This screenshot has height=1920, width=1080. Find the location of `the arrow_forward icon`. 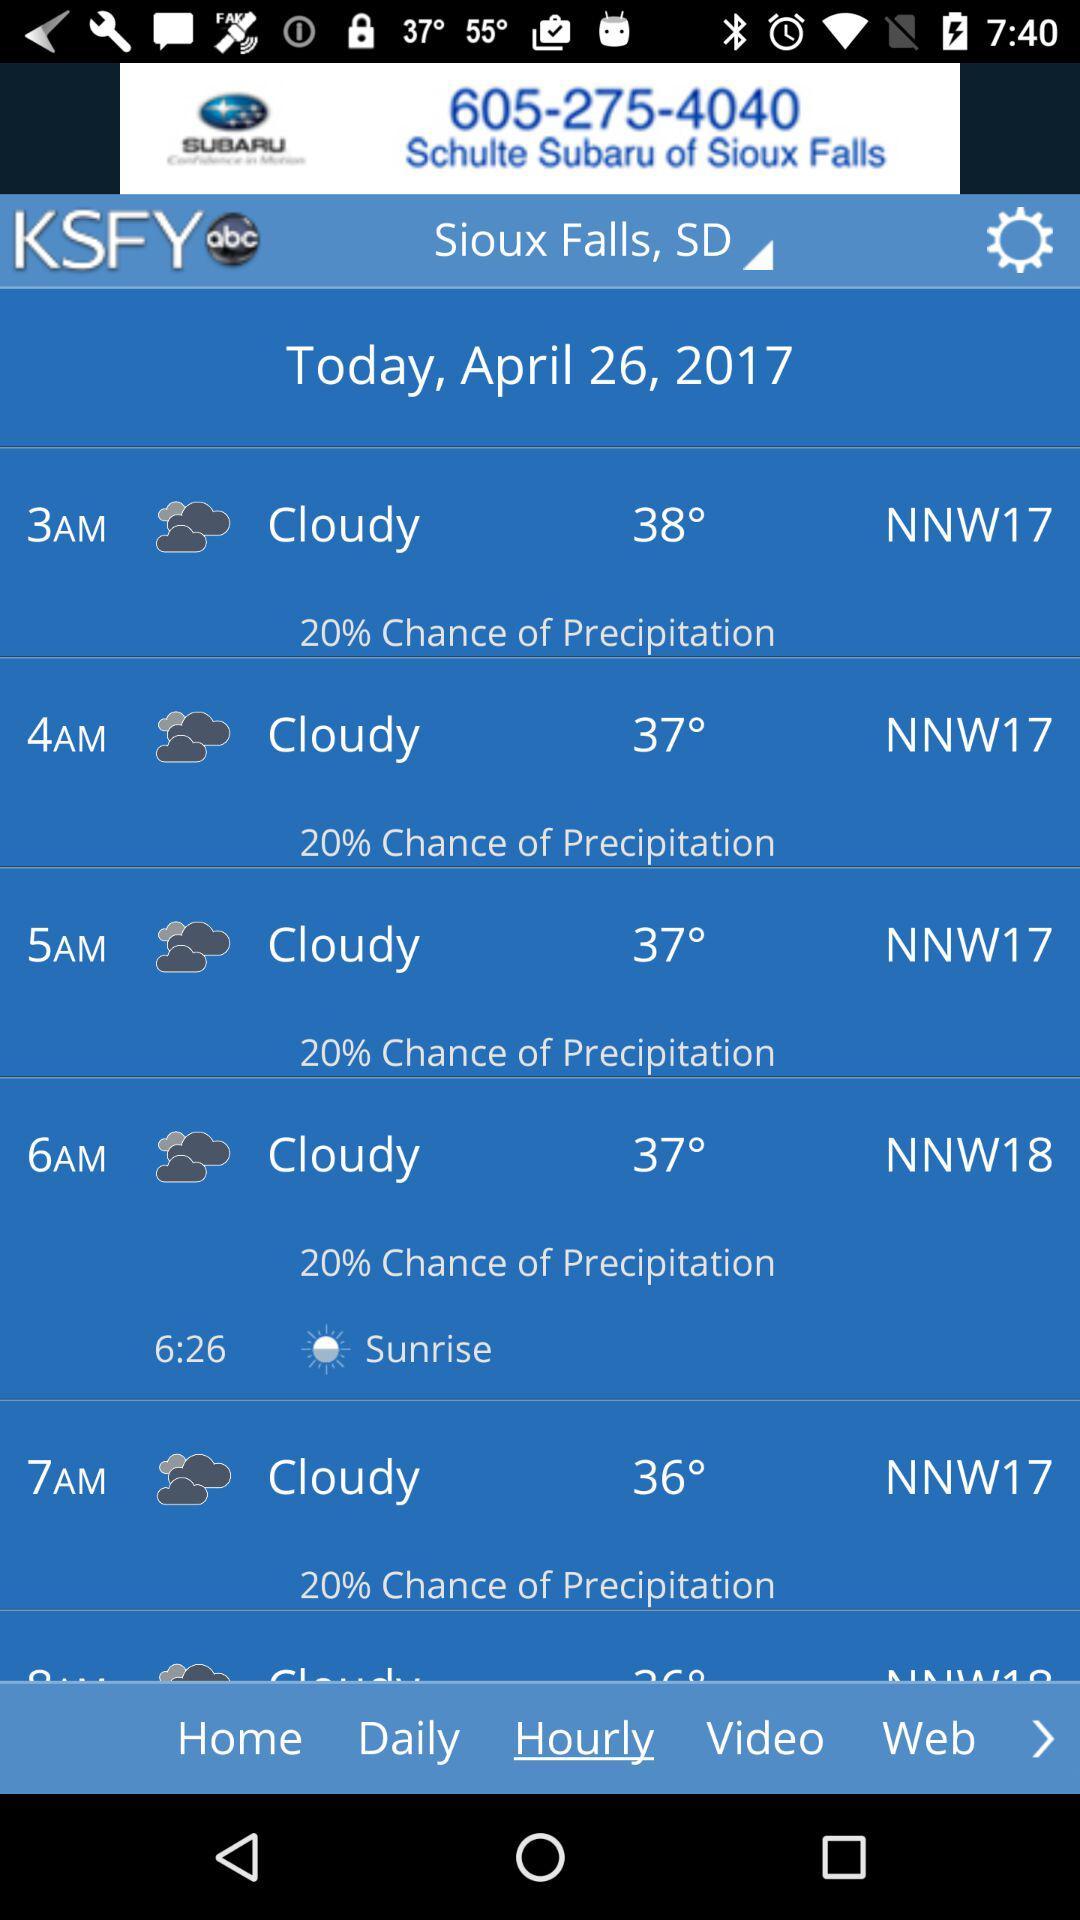

the arrow_forward icon is located at coordinates (1042, 1737).